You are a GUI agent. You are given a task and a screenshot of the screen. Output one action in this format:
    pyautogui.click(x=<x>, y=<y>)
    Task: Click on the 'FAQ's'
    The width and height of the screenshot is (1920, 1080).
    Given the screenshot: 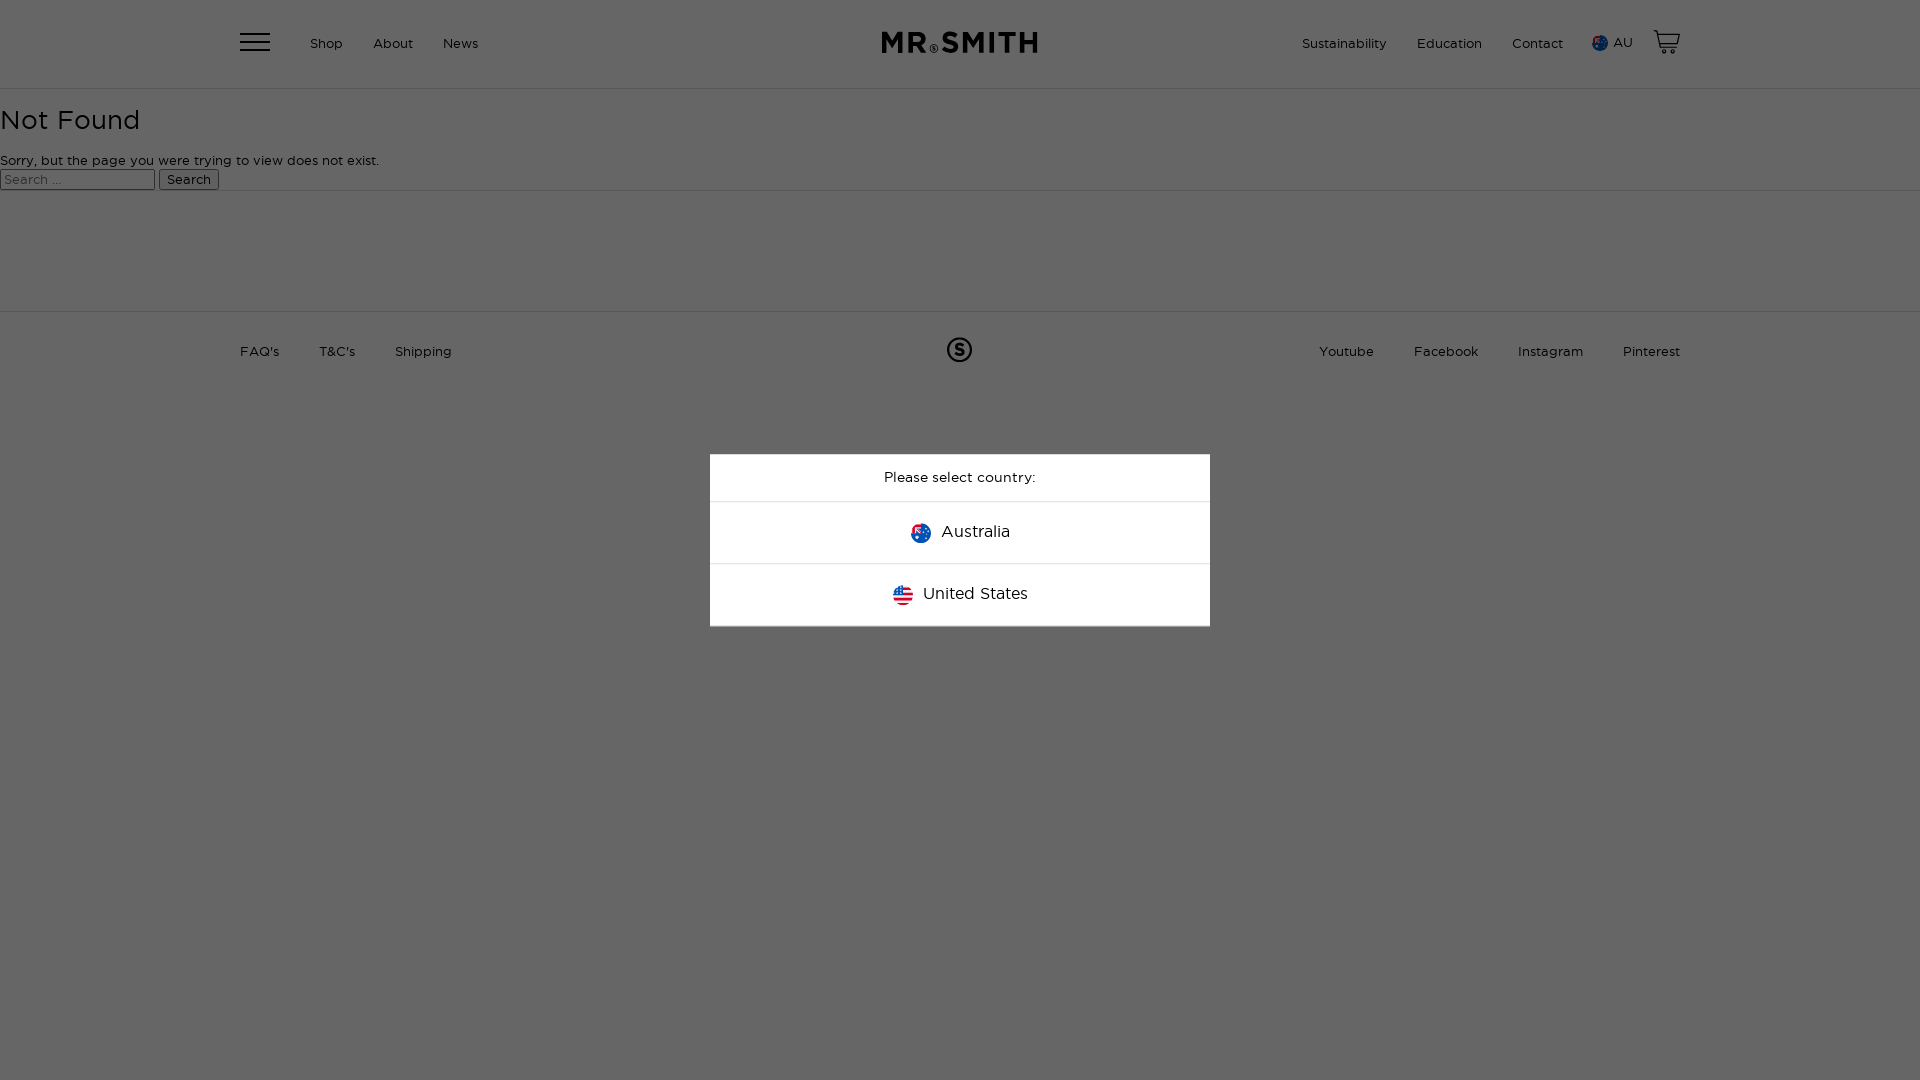 What is the action you would take?
    pyautogui.click(x=240, y=350)
    